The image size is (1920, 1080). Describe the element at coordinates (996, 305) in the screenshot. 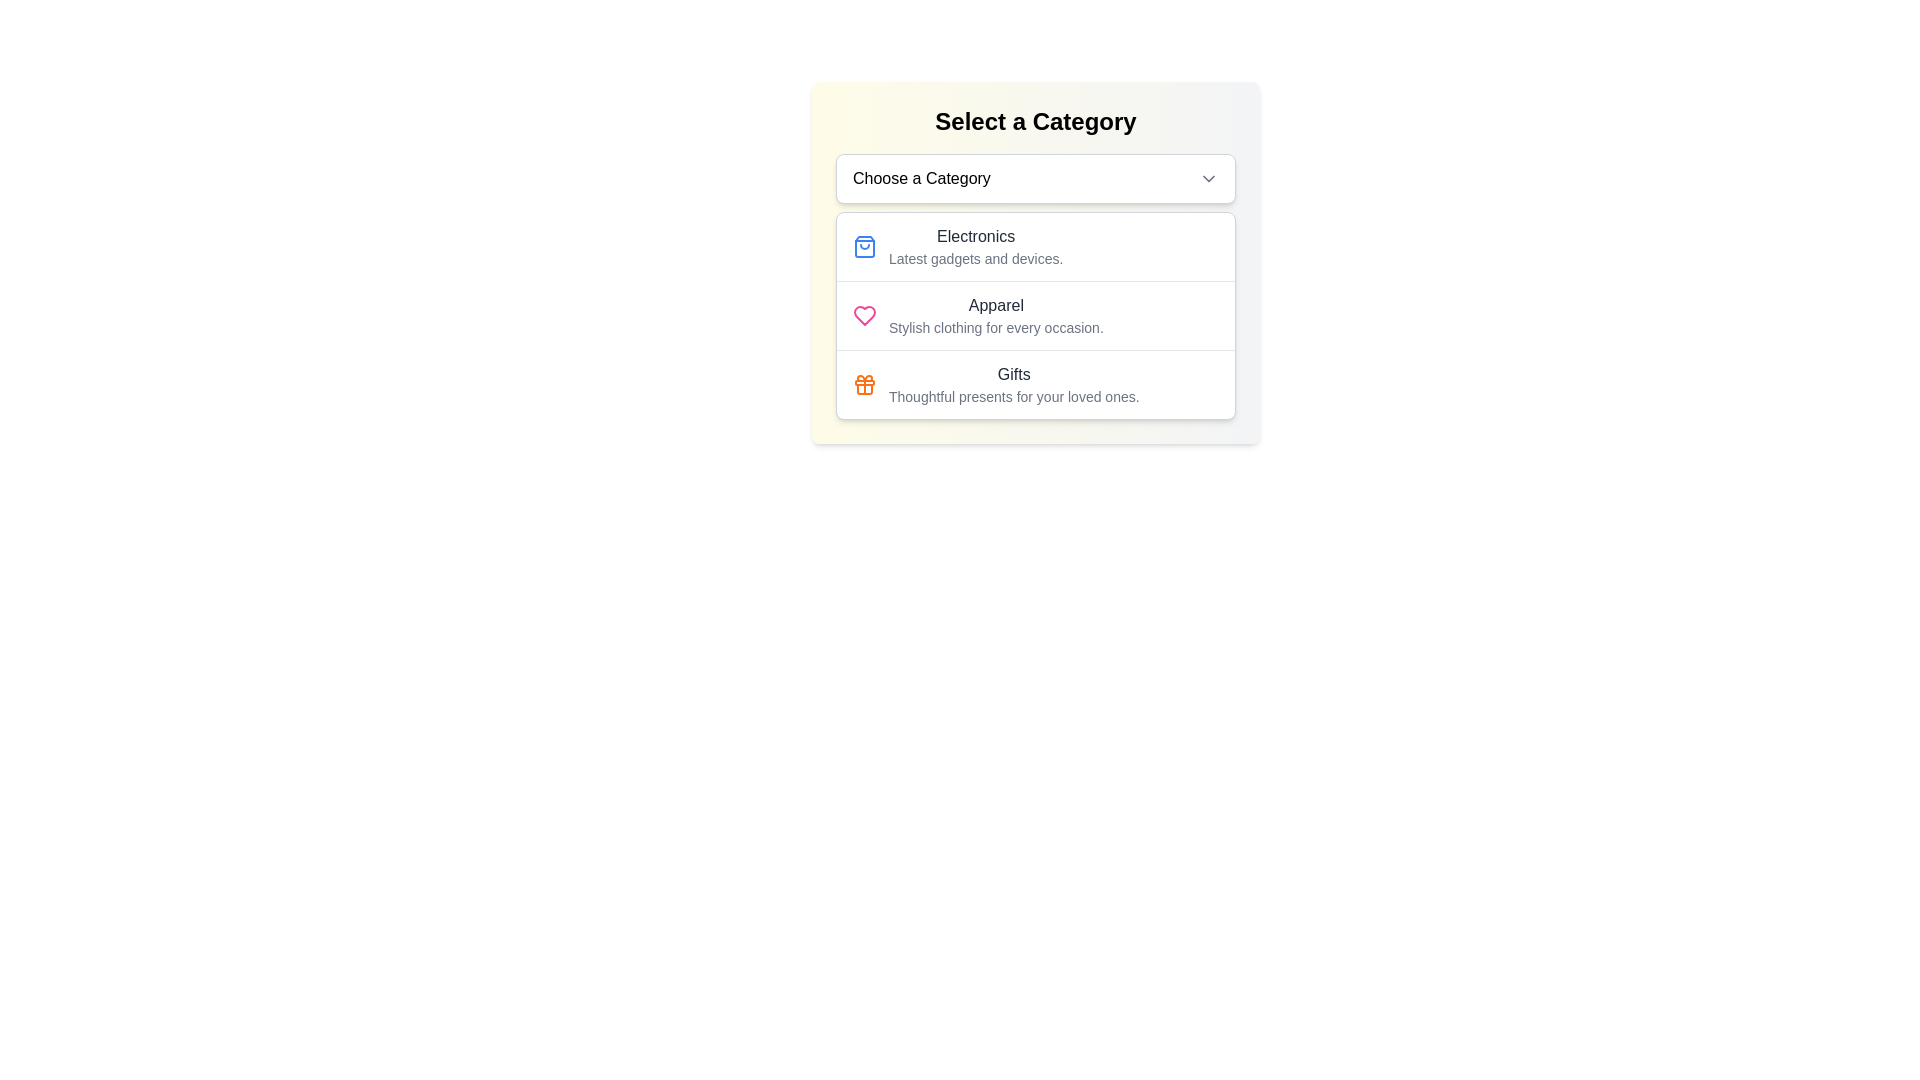

I see `the text label displaying 'Apparel', which serves as a category title within the selection list` at that location.